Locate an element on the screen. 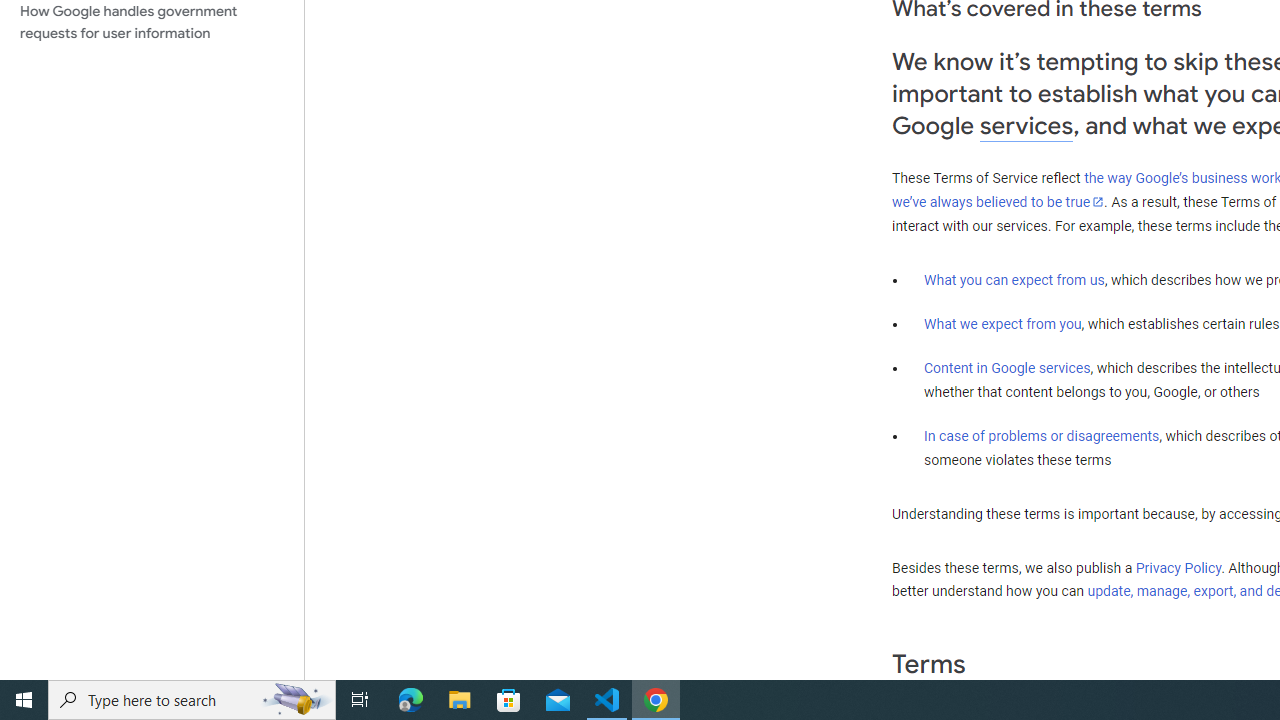 This screenshot has width=1280, height=720. 'What we expect from you' is located at coordinates (1002, 323).